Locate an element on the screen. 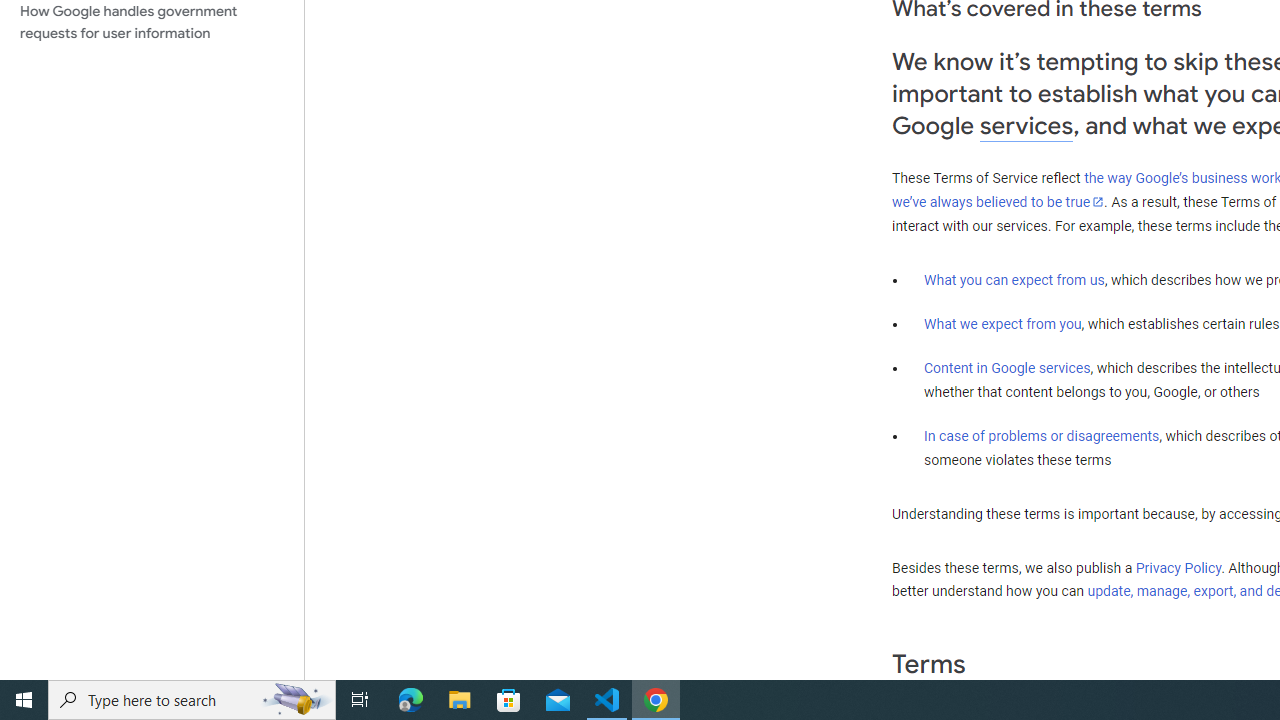 This screenshot has width=1280, height=720. 'What we expect from you' is located at coordinates (1002, 323).